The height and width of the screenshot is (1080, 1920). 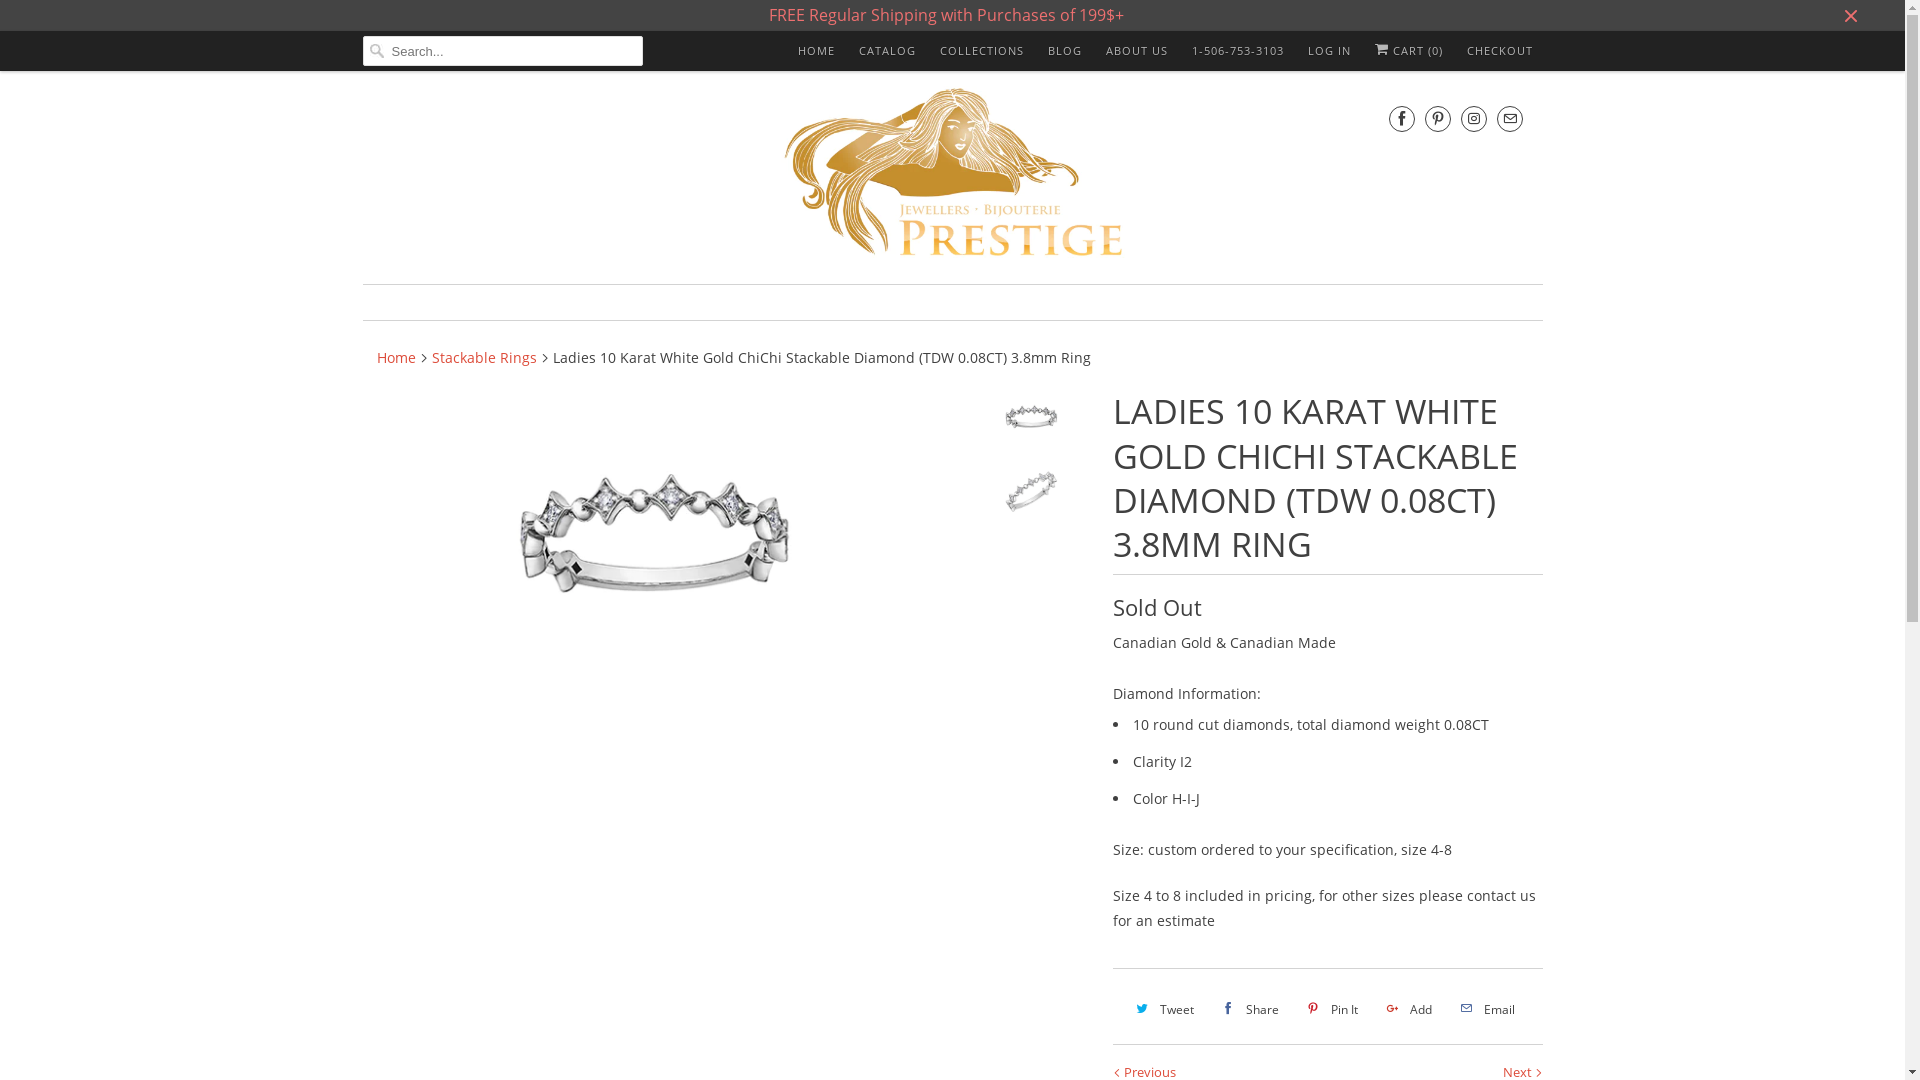 What do you see at coordinates (484, 356) in the screenshot?
I see `'Stackable Rings'` at bounding box center [484, 356].